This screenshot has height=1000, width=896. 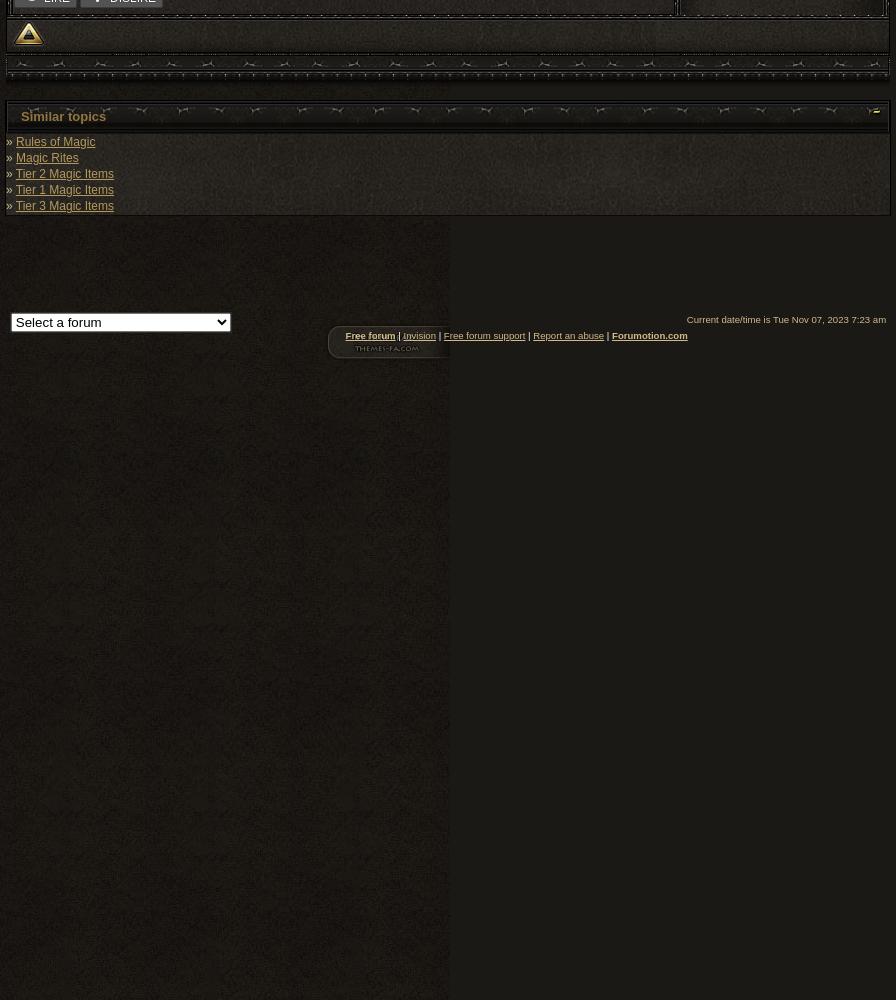 What do you see at coordinates (64, 189) in the screenshot?
I see `'Tier 1 Magic Items'` at bounding box center [64, 189].